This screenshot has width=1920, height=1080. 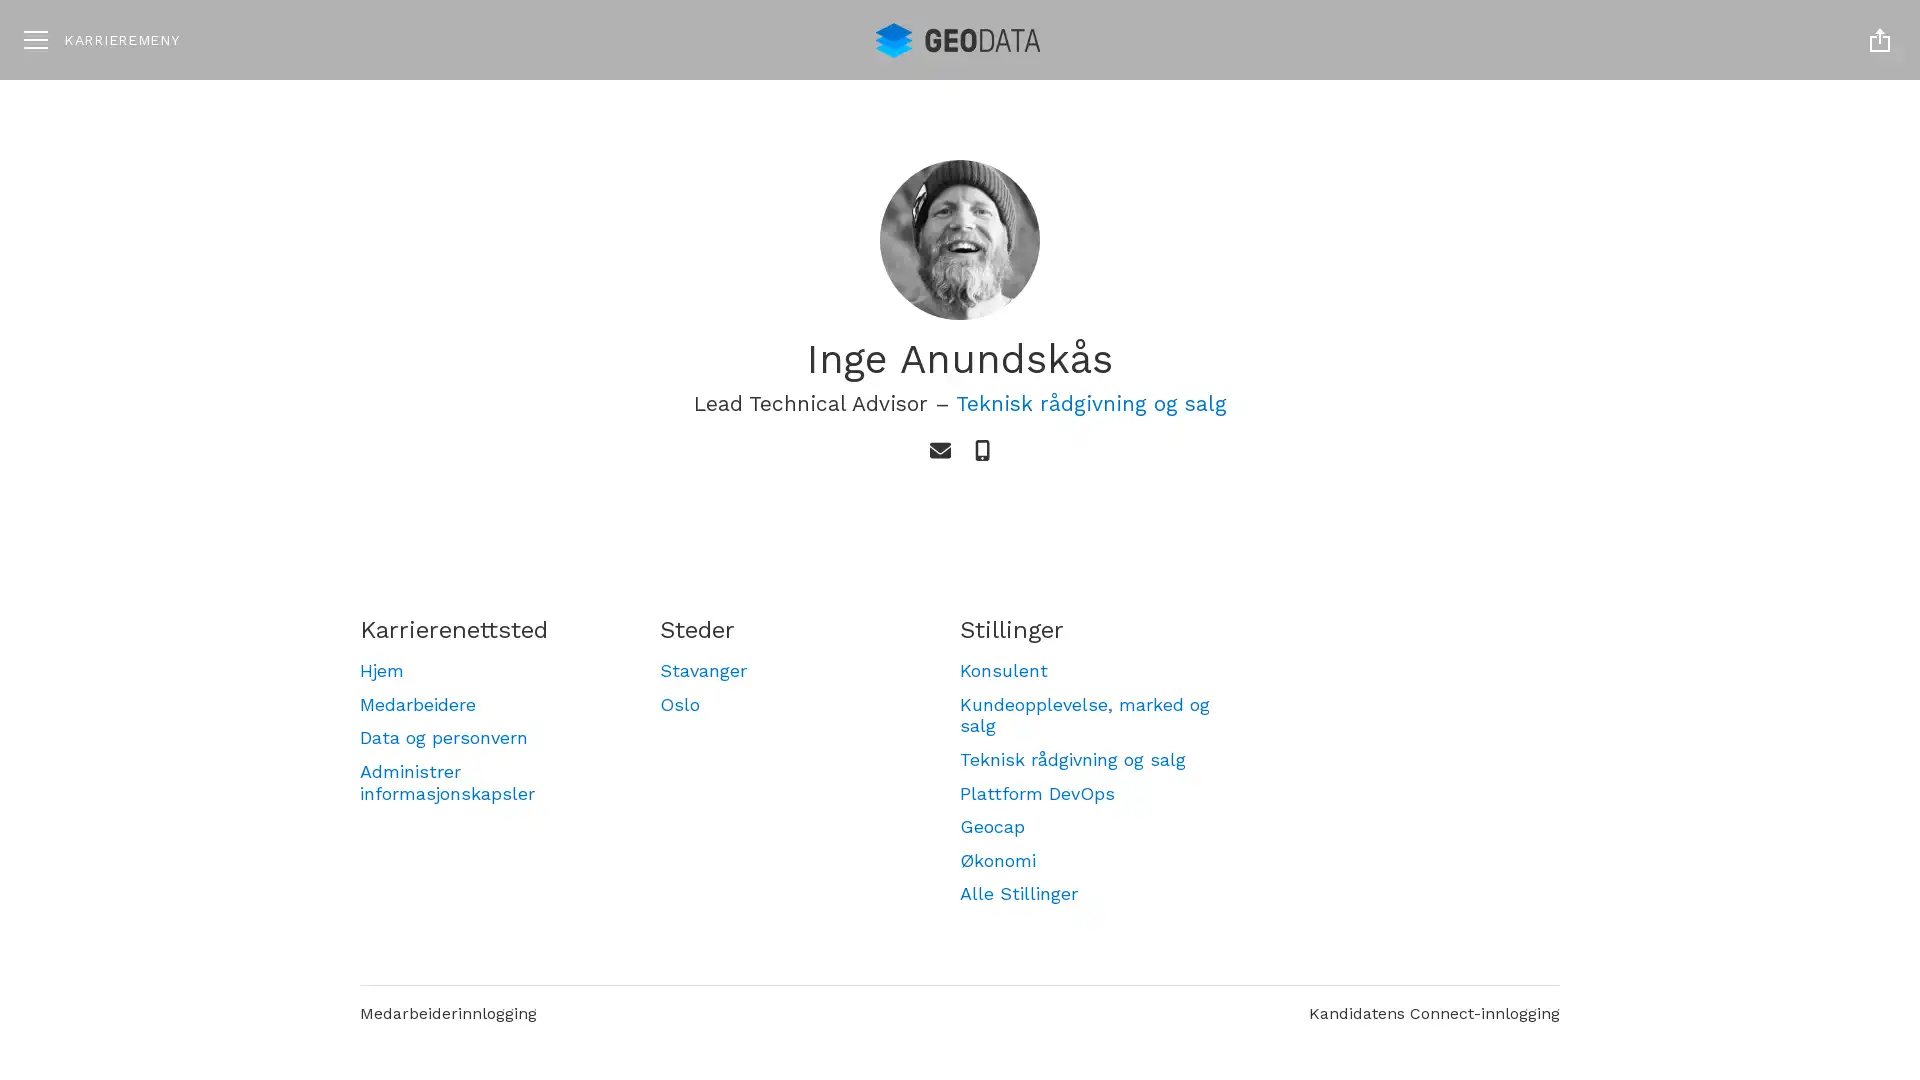 I want to click on Preferanser for informasjonskapsler, so click(x=1691, y=971).